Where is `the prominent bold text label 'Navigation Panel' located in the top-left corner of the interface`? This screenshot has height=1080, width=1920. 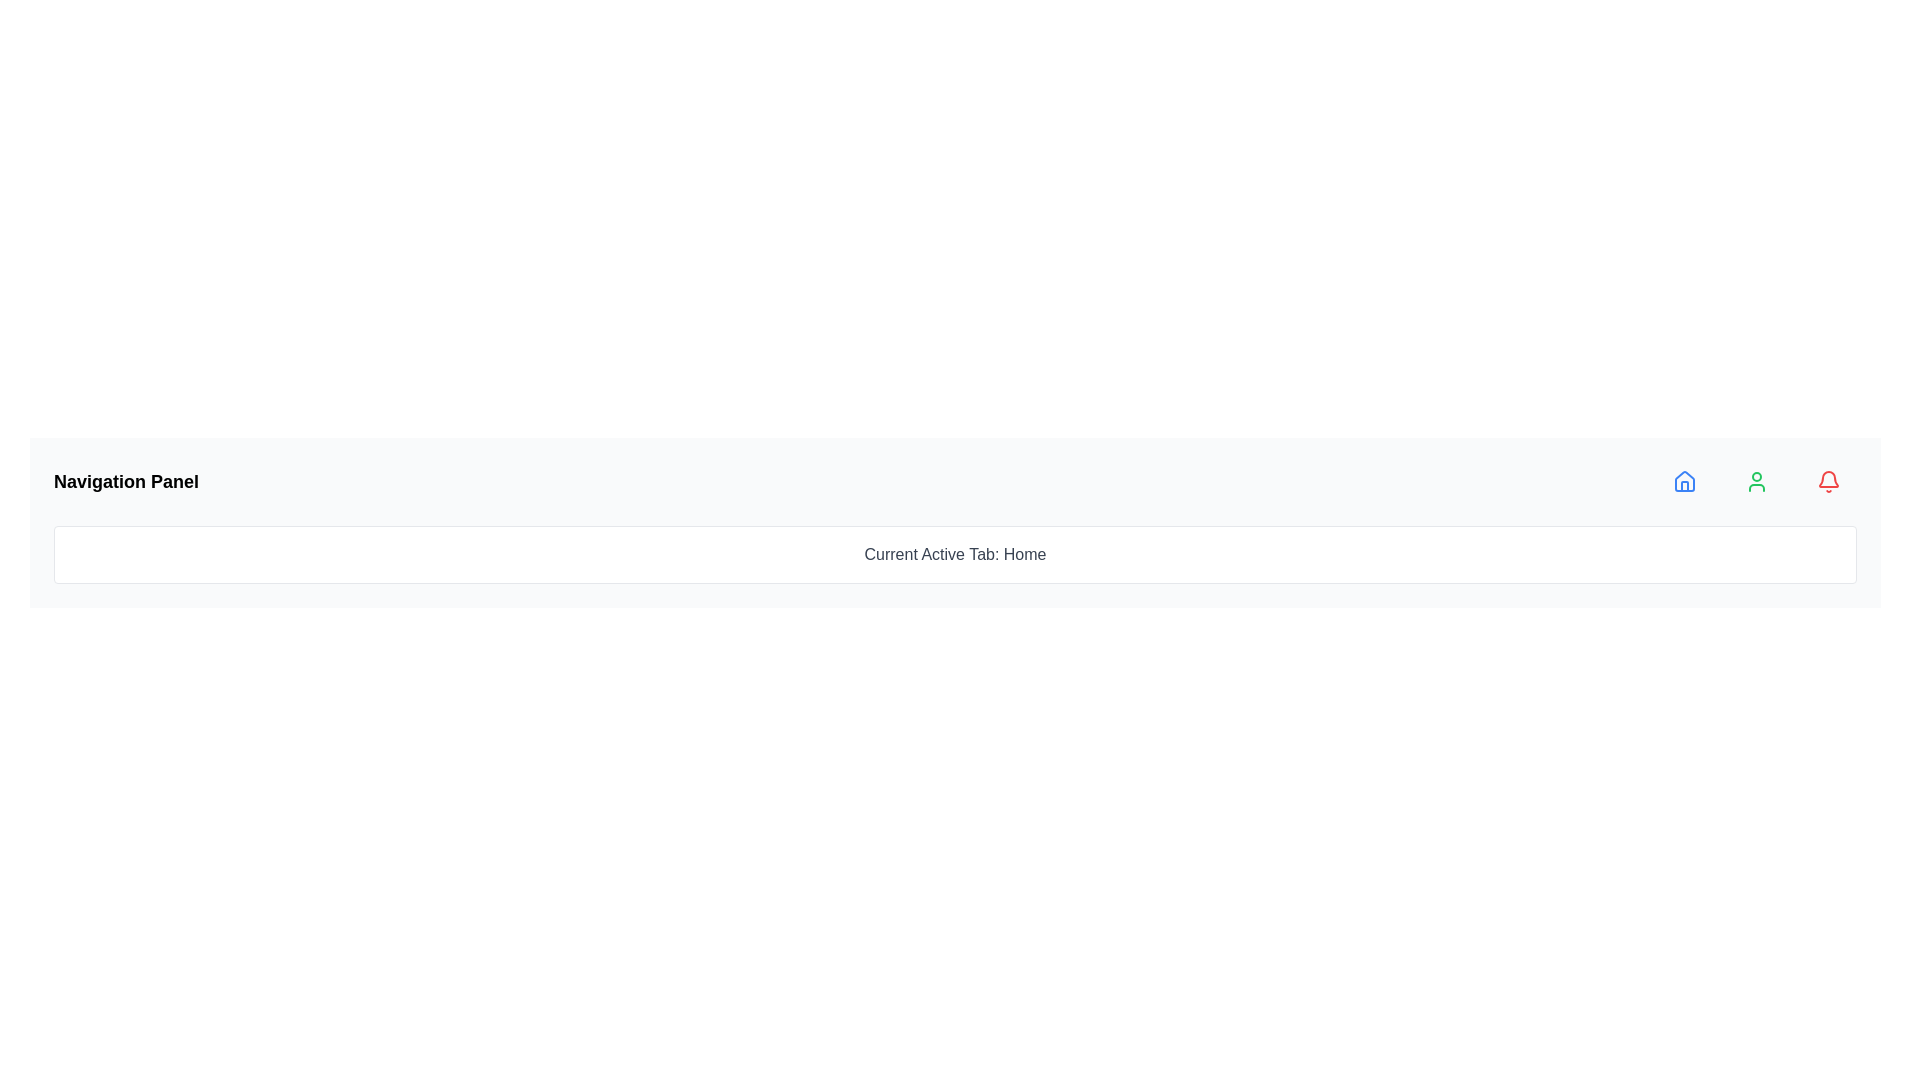
the prominent bold text label 'Navigation Panel' located in the top-left corner of the interface is located at coordinates (125, 482).